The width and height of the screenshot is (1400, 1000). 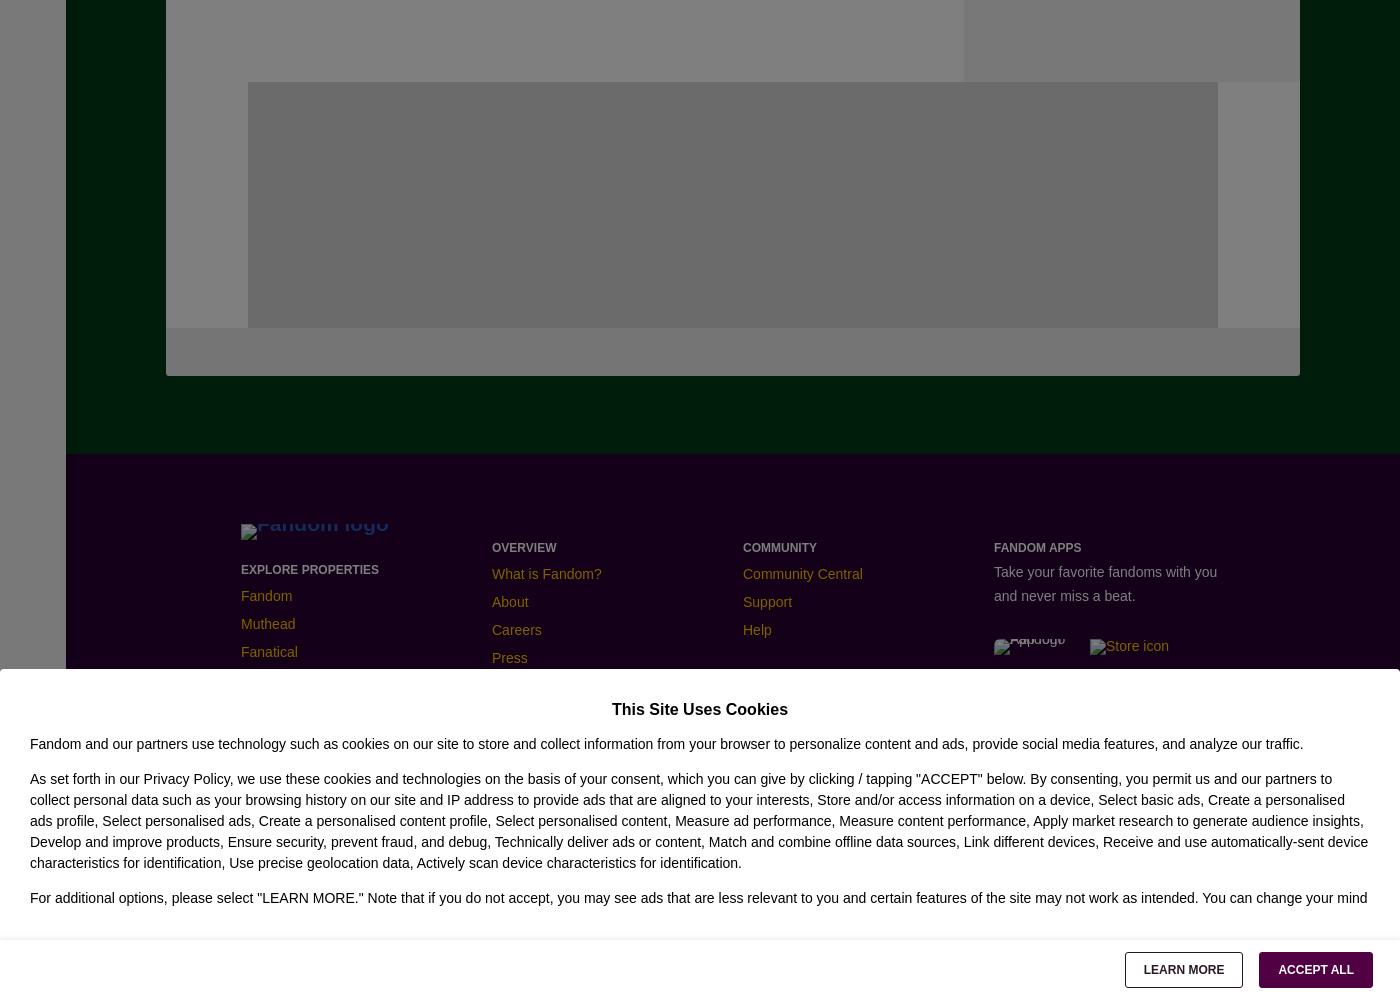 What do you see at coordinates (277, 700) in the screenshot?
I see `'Follow Us'` at bounding box center [277, 700].